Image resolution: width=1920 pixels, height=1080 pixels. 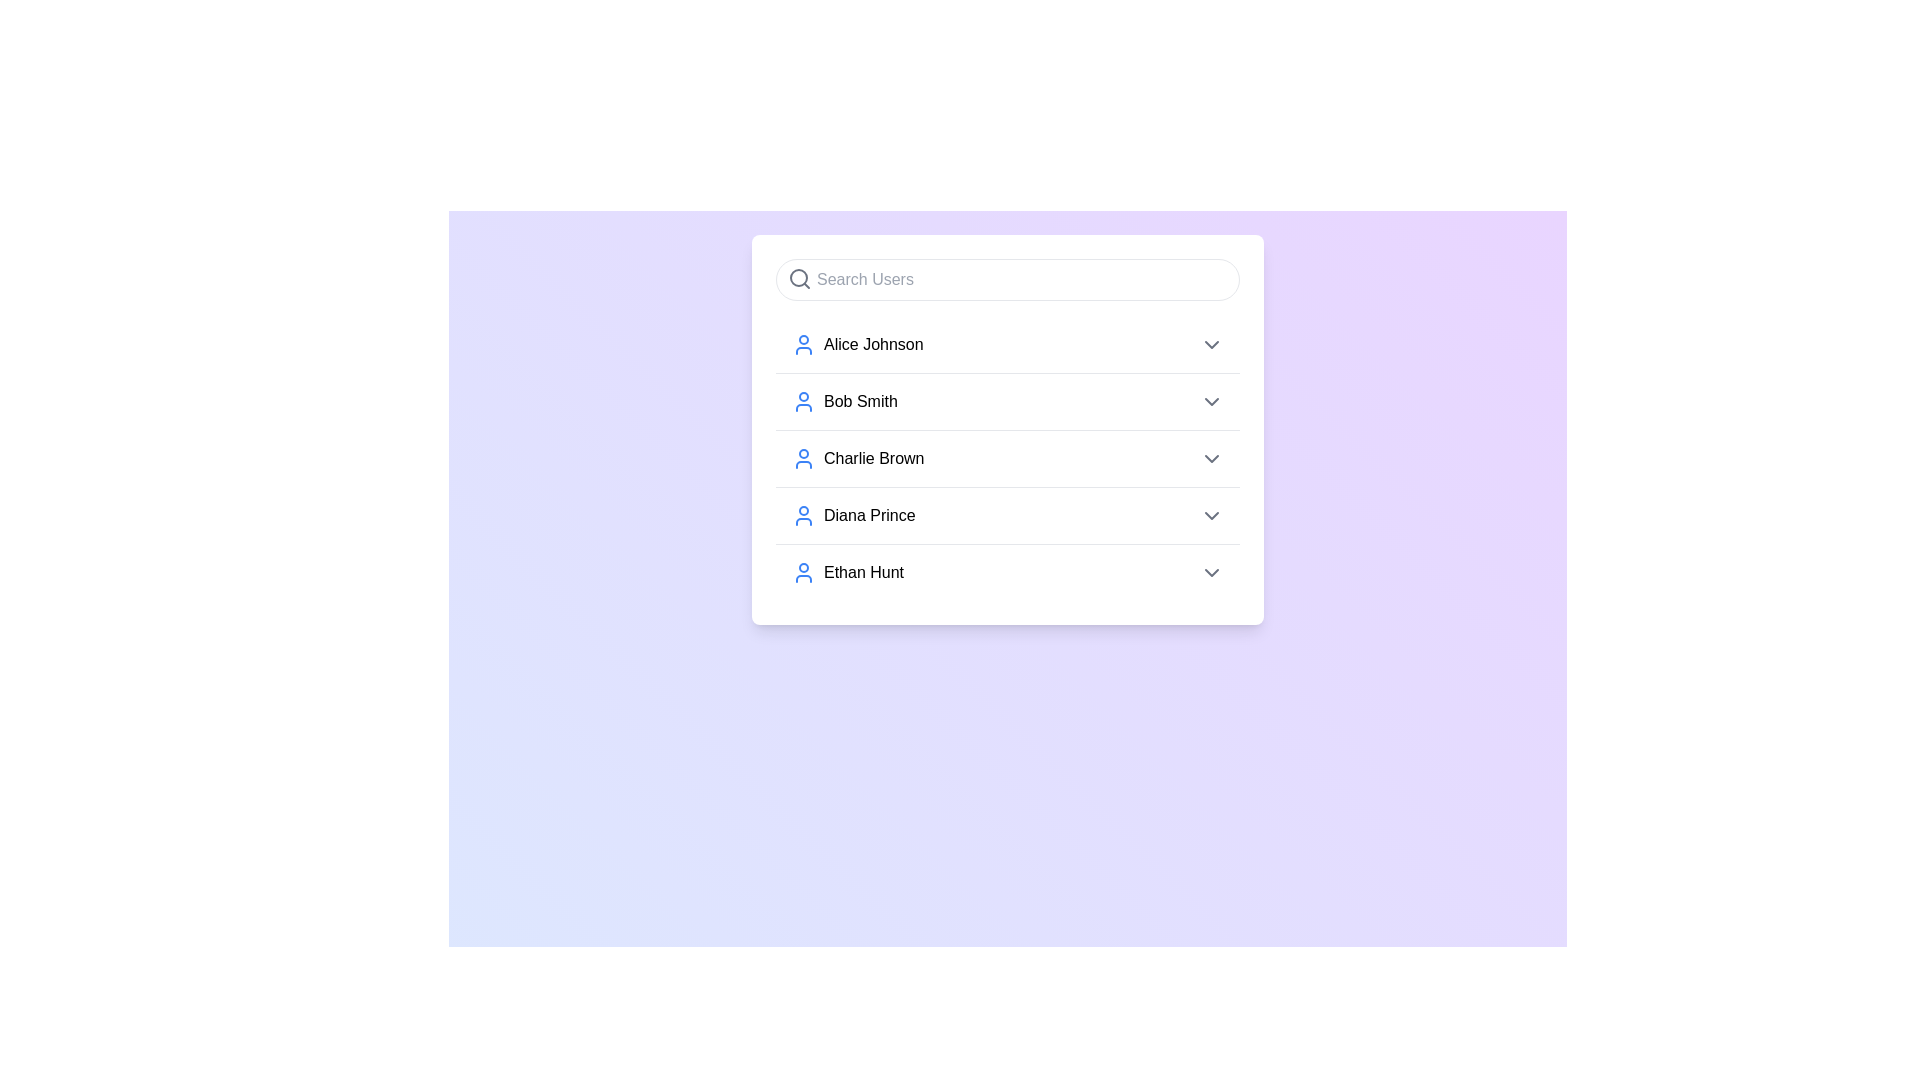 What do you see at coordinates (874, 459) in the screenshot?
I see `the Text label displaying the user's name located in the third position of a user list, positioned between 'Bob Smith' and 'Diana Prince'` at bounding box center [874, 459].